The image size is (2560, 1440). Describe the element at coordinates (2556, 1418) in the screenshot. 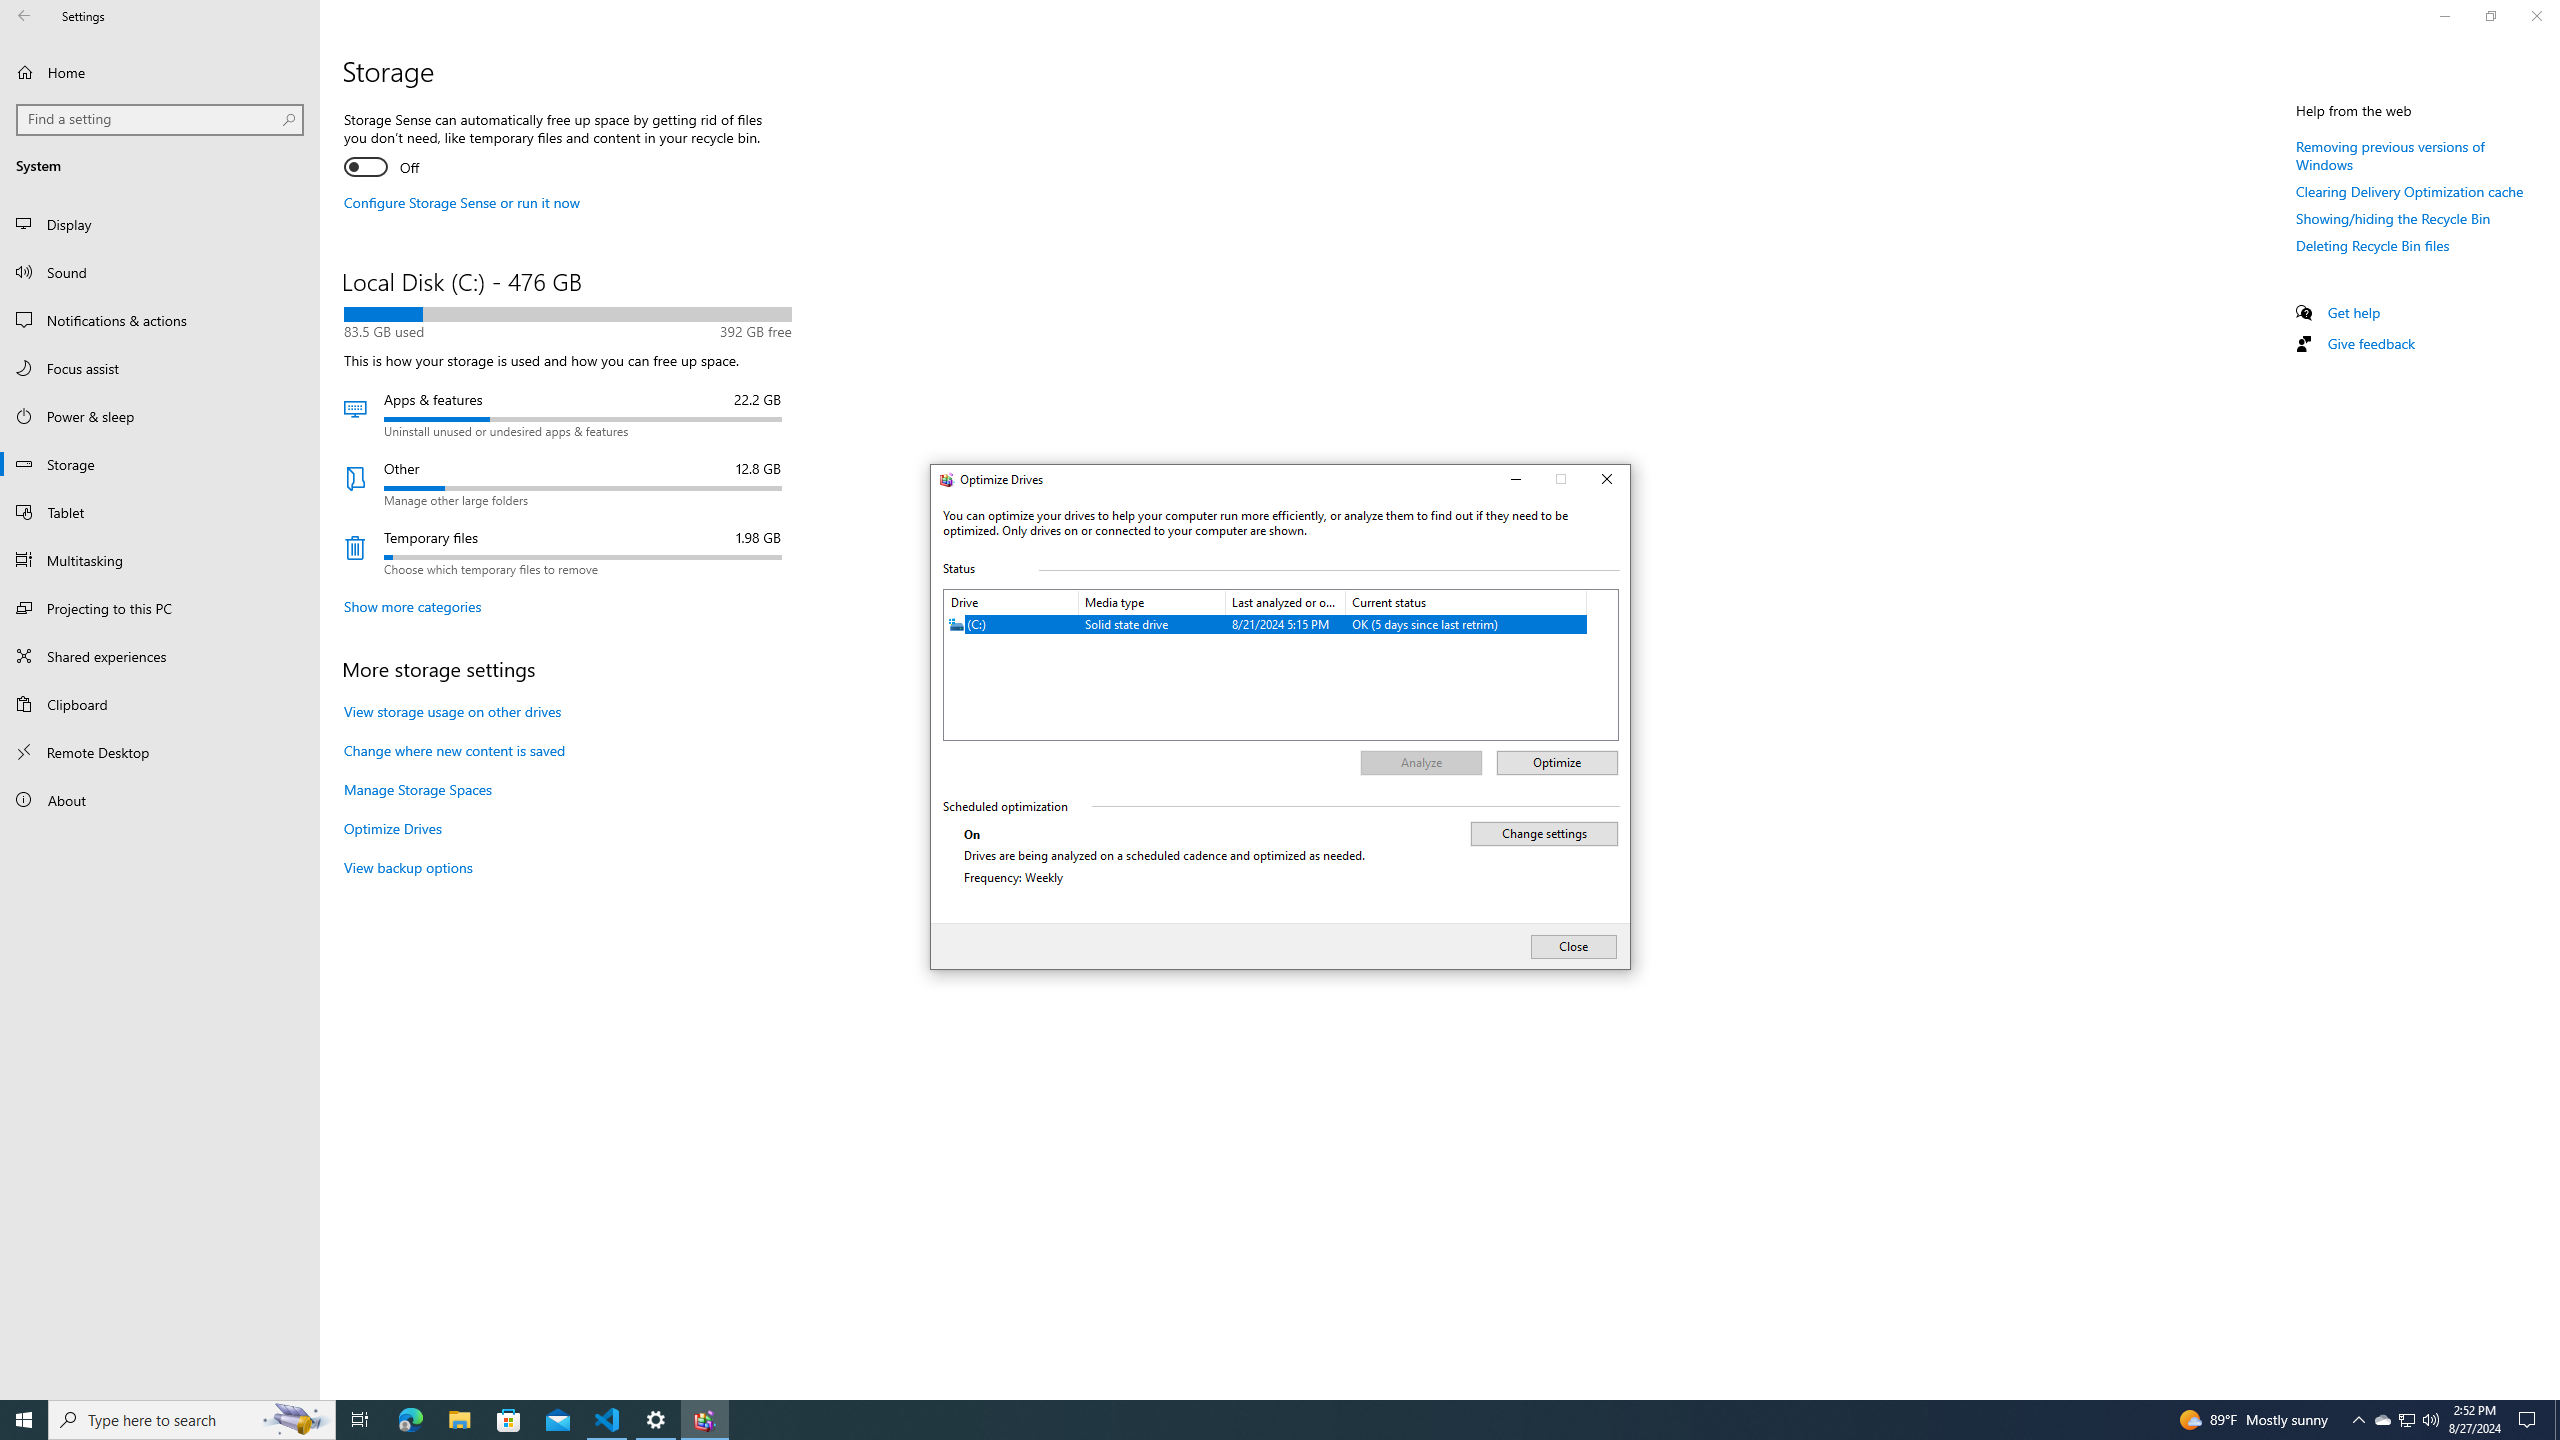

I see `'Show desktop'` at that location.